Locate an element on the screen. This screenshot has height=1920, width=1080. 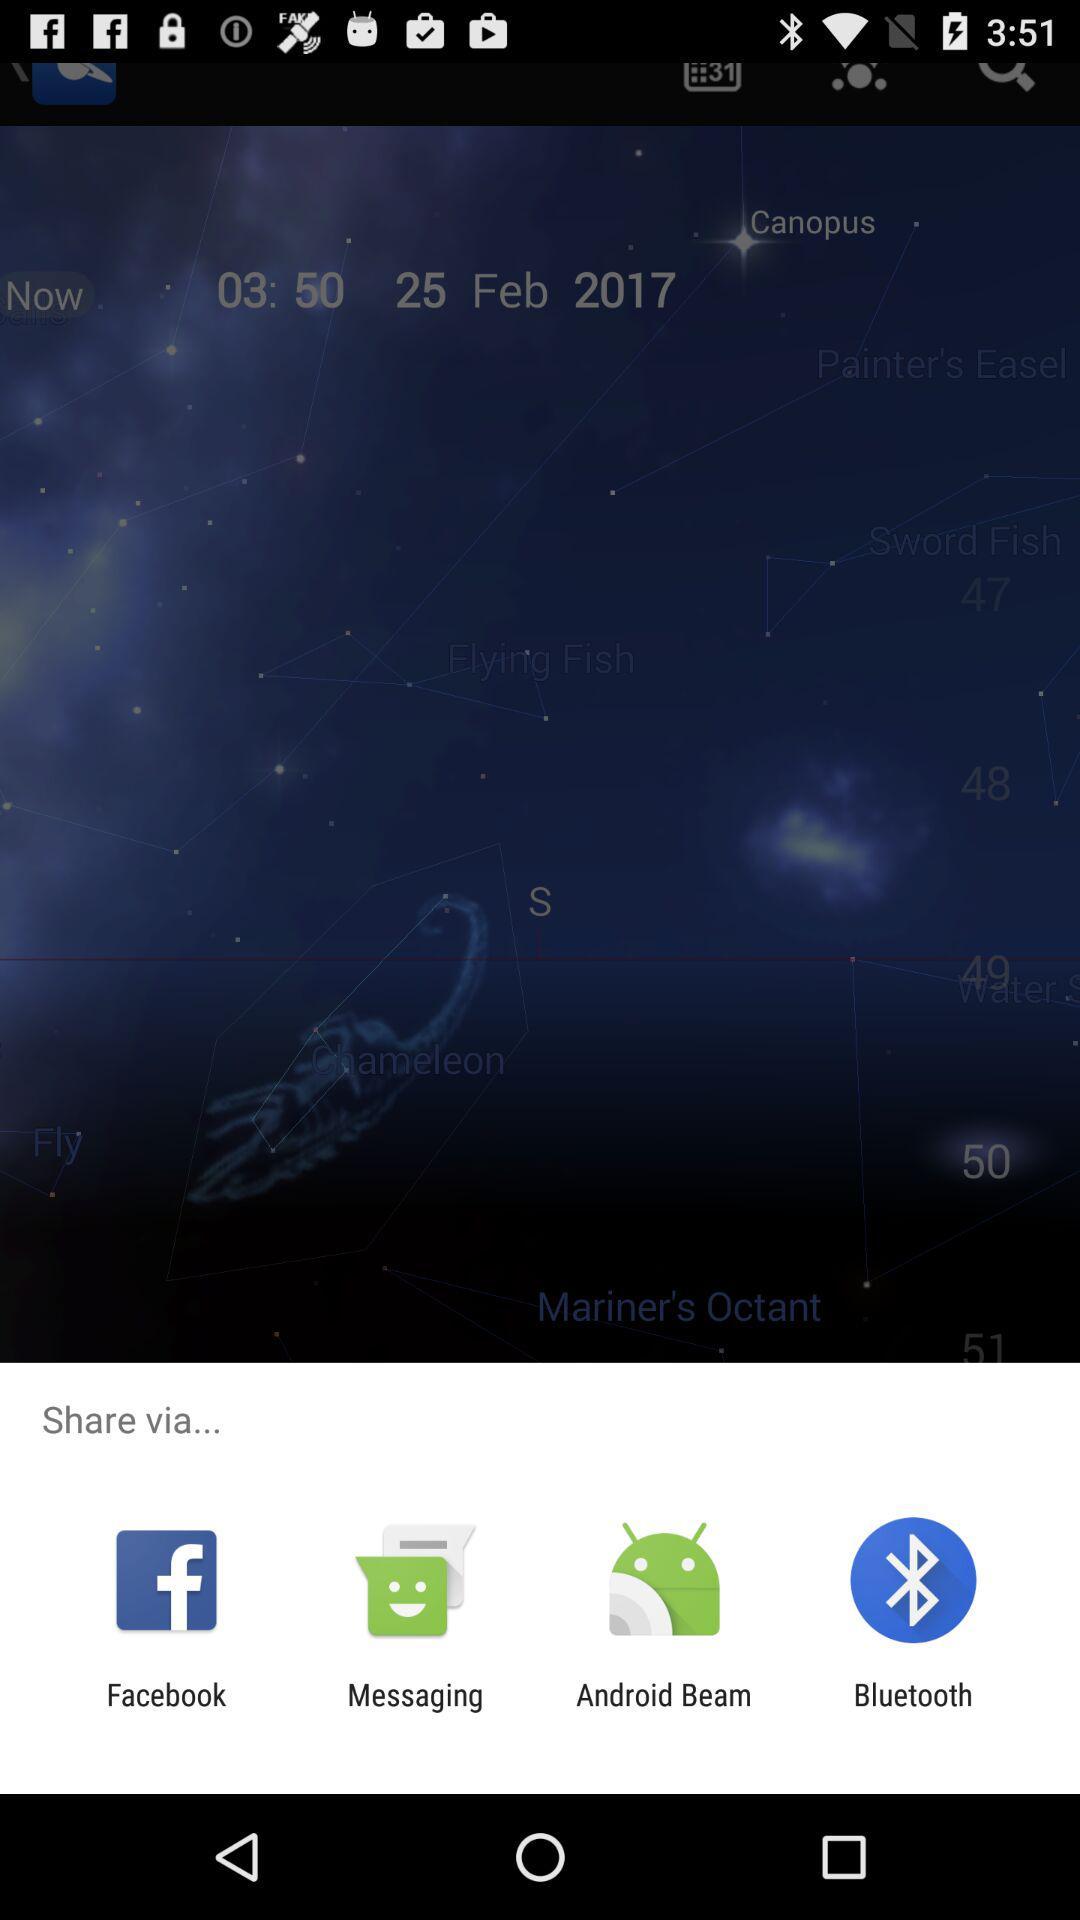
item next to the facebook app is located at coordinates (414, 1711).